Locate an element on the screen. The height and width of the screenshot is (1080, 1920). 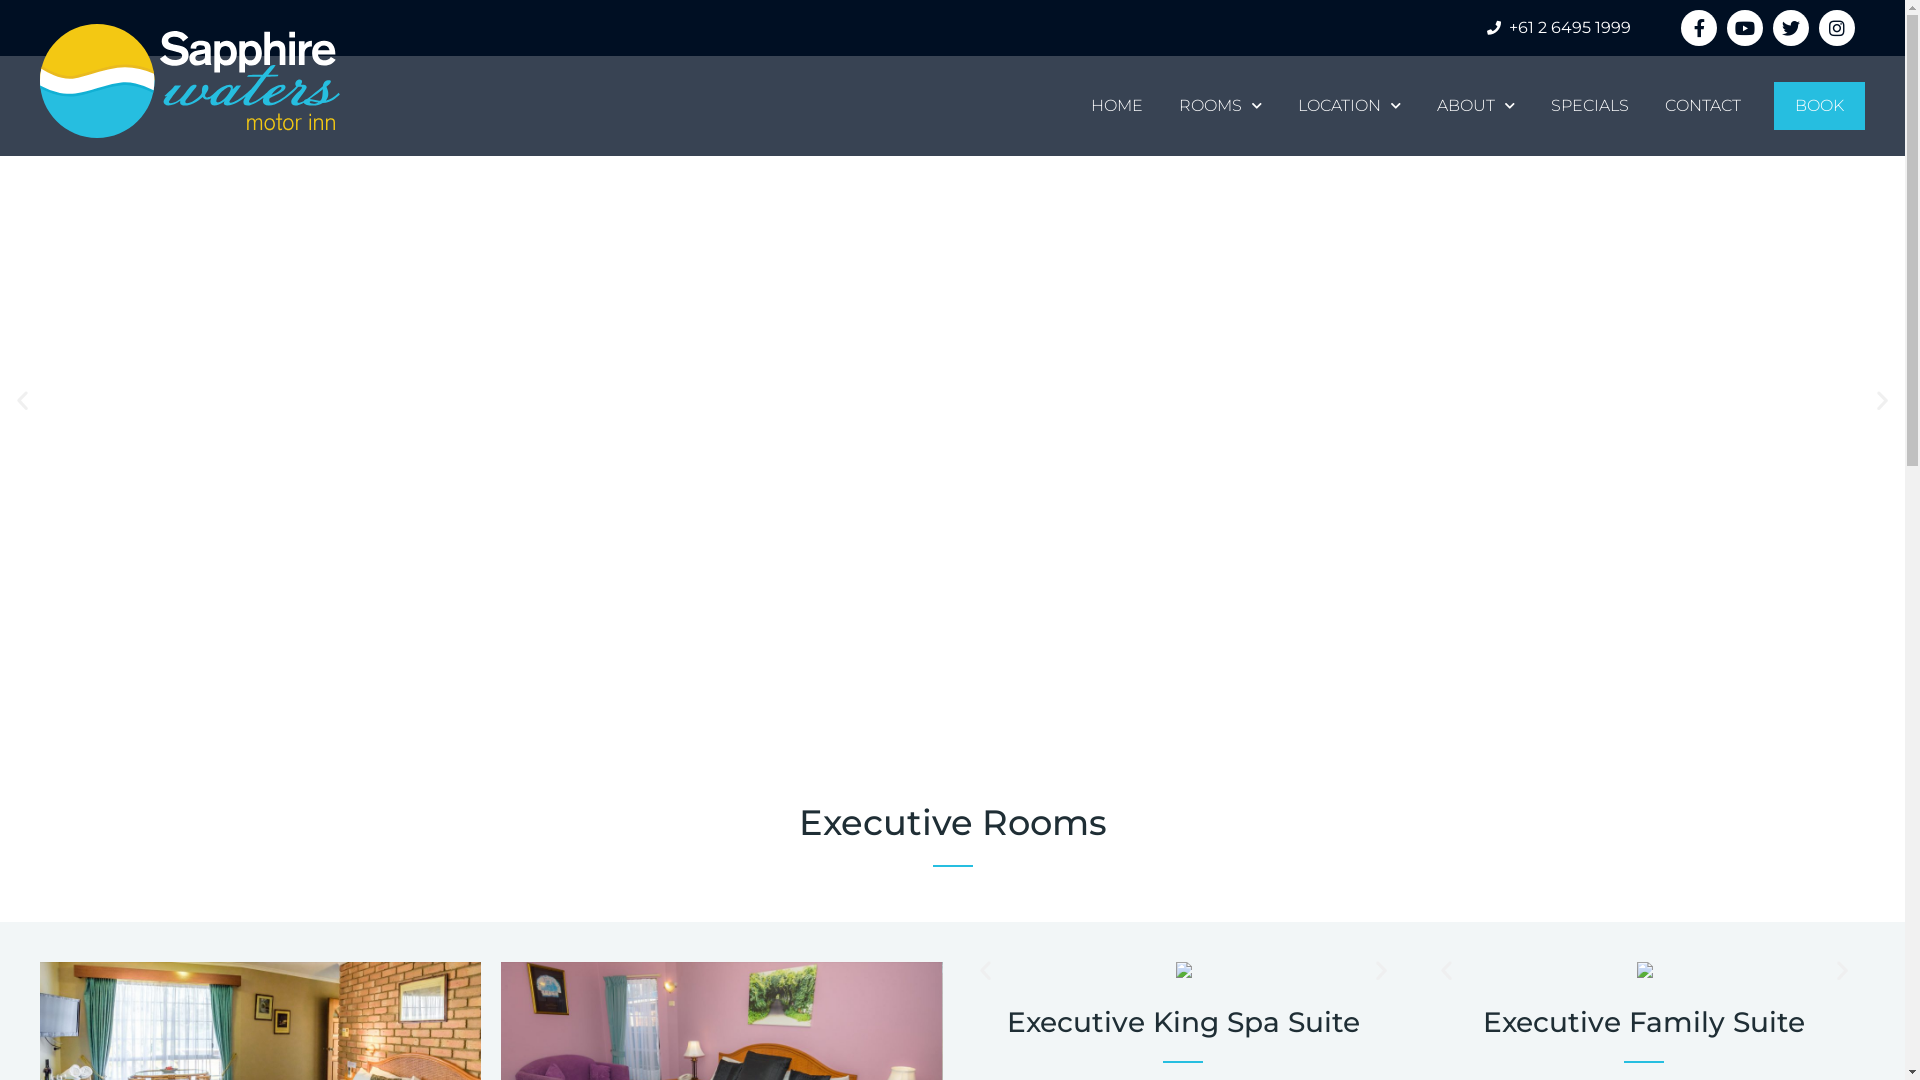
'BOOK' is located at coordinates (1774, 105).